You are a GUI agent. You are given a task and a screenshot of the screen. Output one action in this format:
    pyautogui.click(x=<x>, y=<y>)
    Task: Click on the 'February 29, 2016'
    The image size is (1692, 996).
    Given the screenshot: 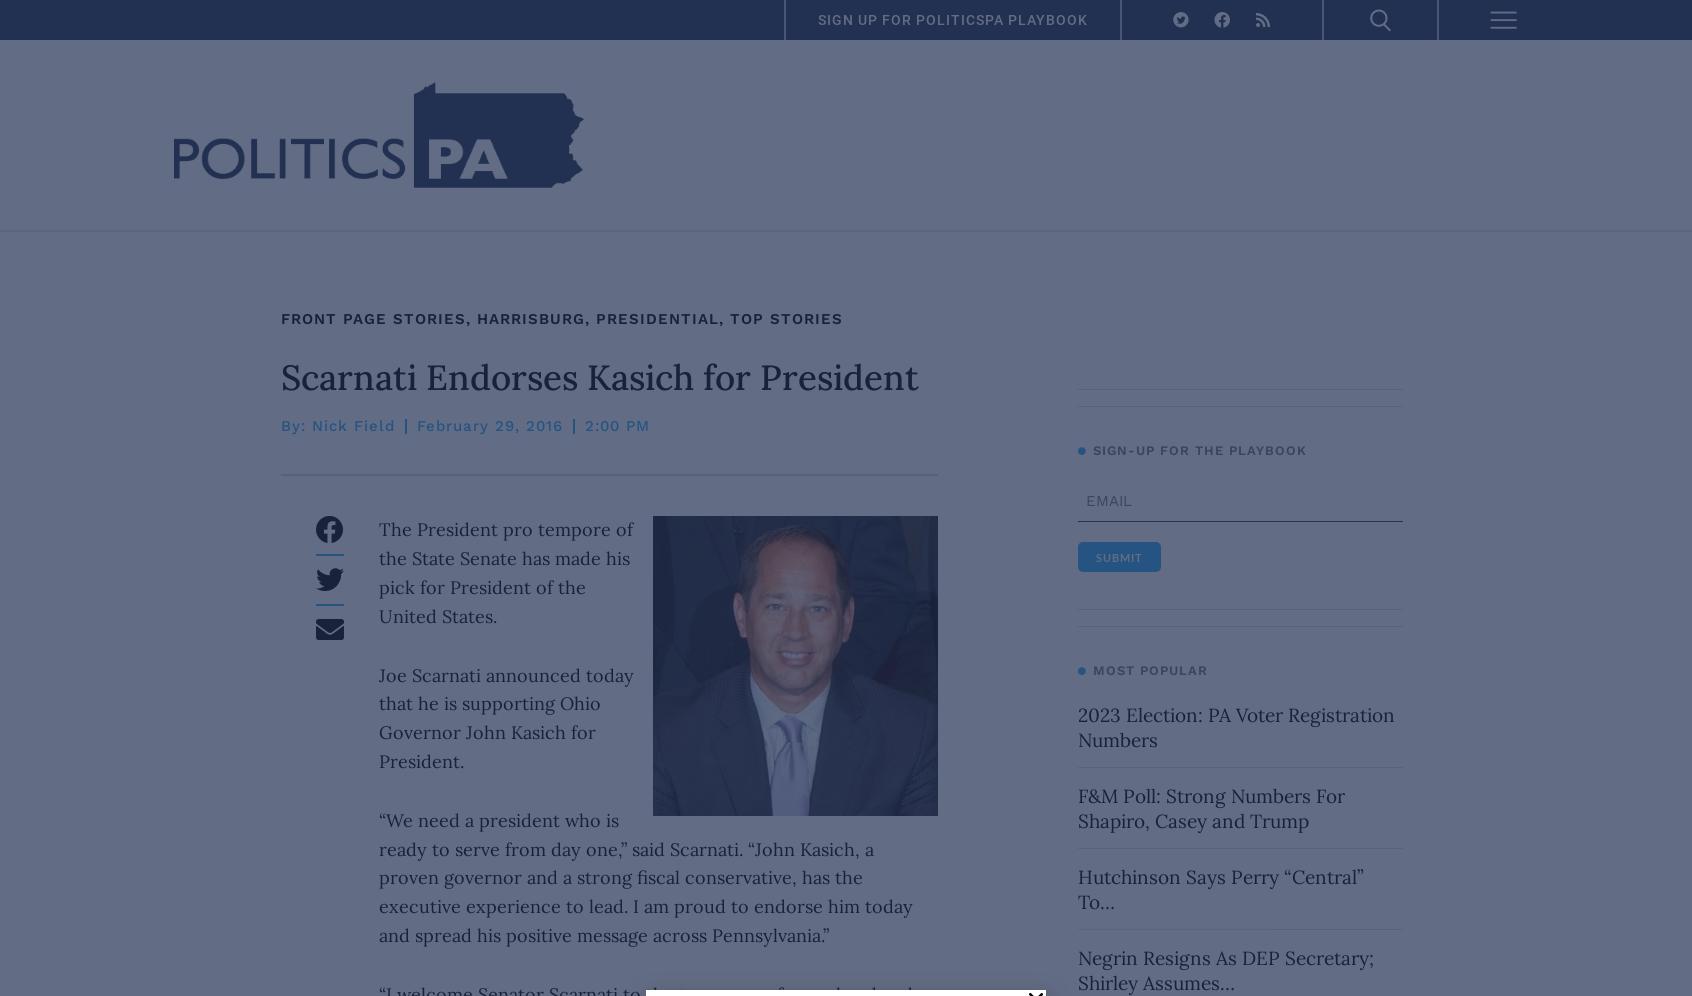 What is the action you would take?
    pyautogui.click(x=489, y=425)
    